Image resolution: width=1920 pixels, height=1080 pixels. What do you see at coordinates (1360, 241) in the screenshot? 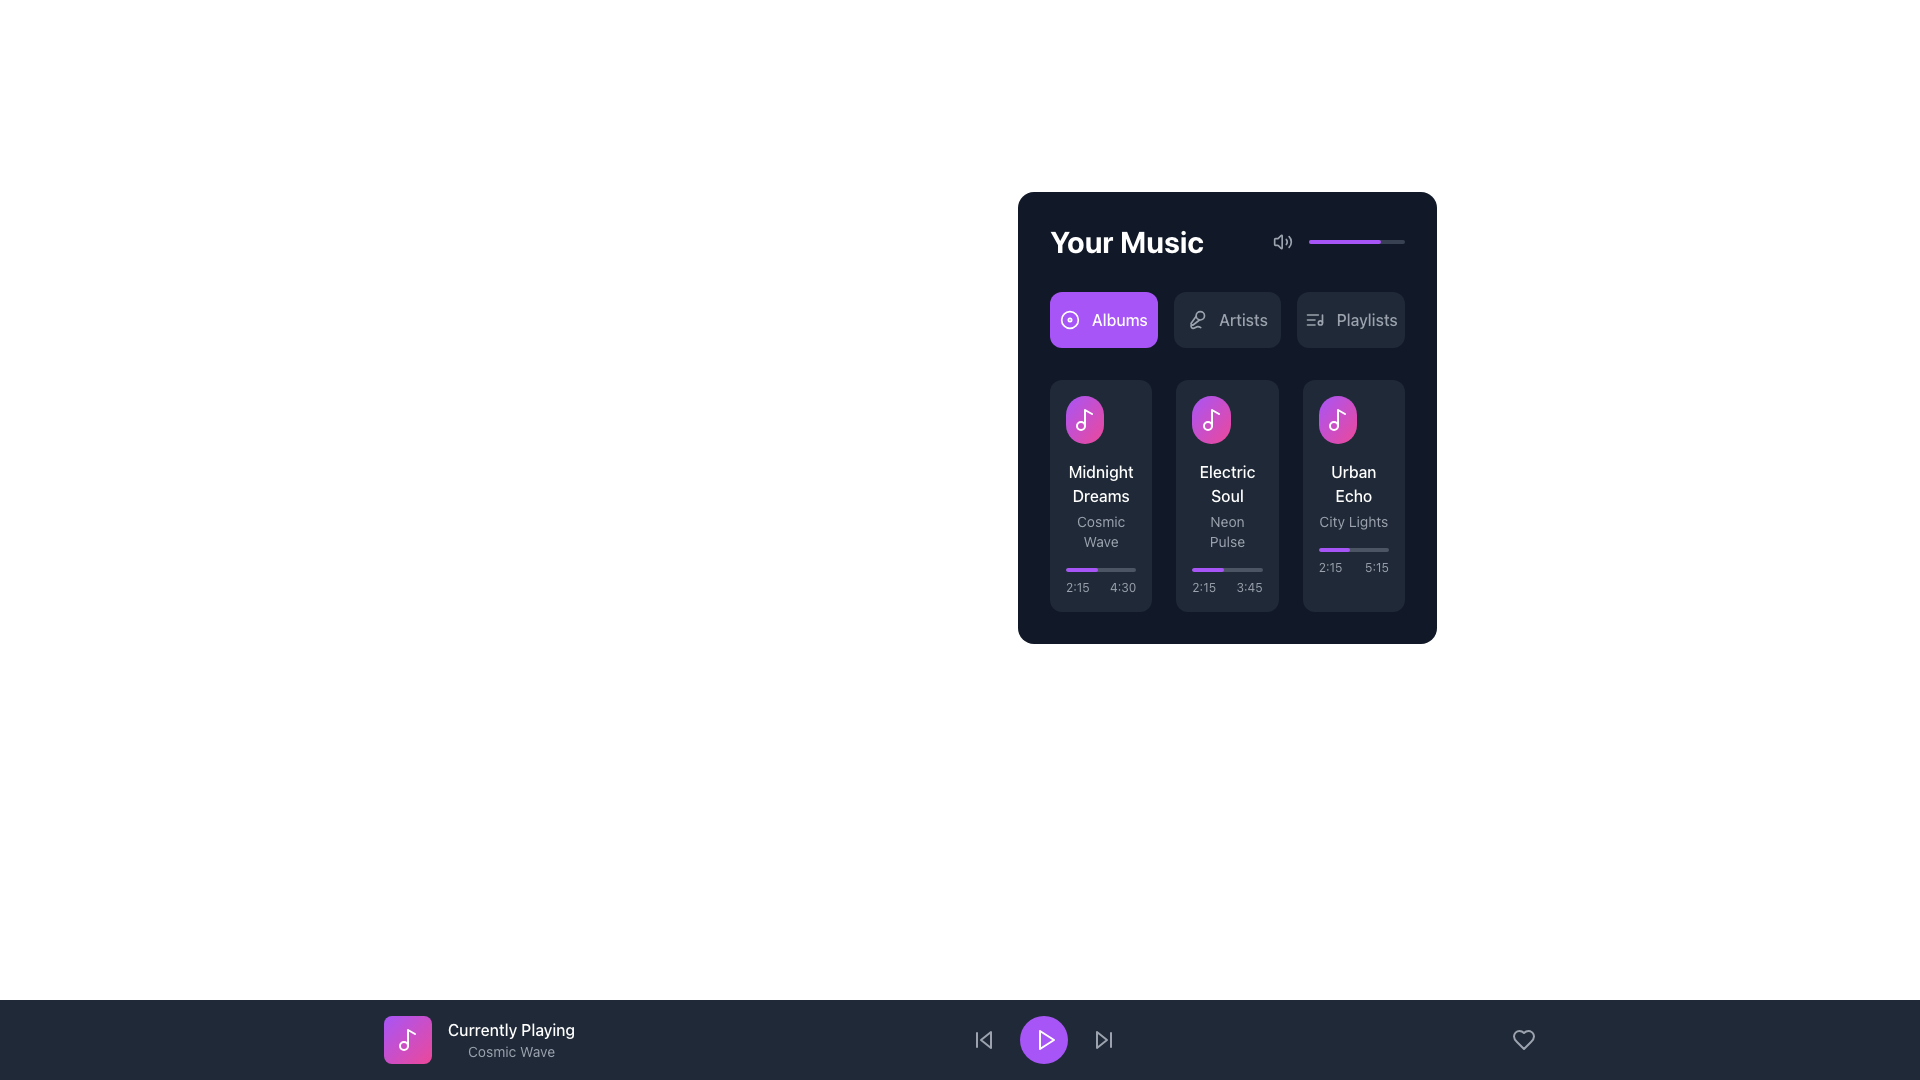
I see `the volume slider` at bounding box center [1360, 241].